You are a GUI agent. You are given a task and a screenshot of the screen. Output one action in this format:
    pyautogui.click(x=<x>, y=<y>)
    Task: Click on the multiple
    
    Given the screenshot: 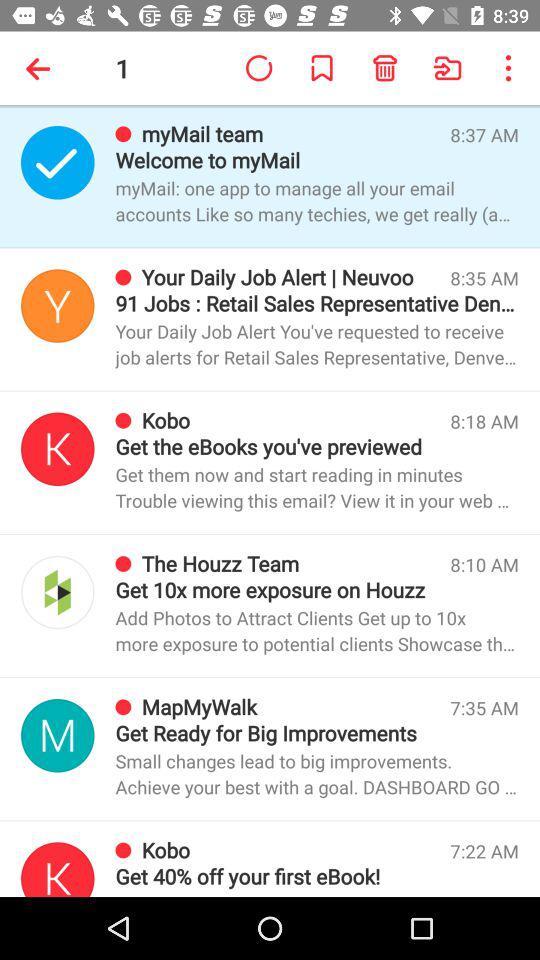 What is the action you would take?
    pyautogui.click(x=57, y=868)
    